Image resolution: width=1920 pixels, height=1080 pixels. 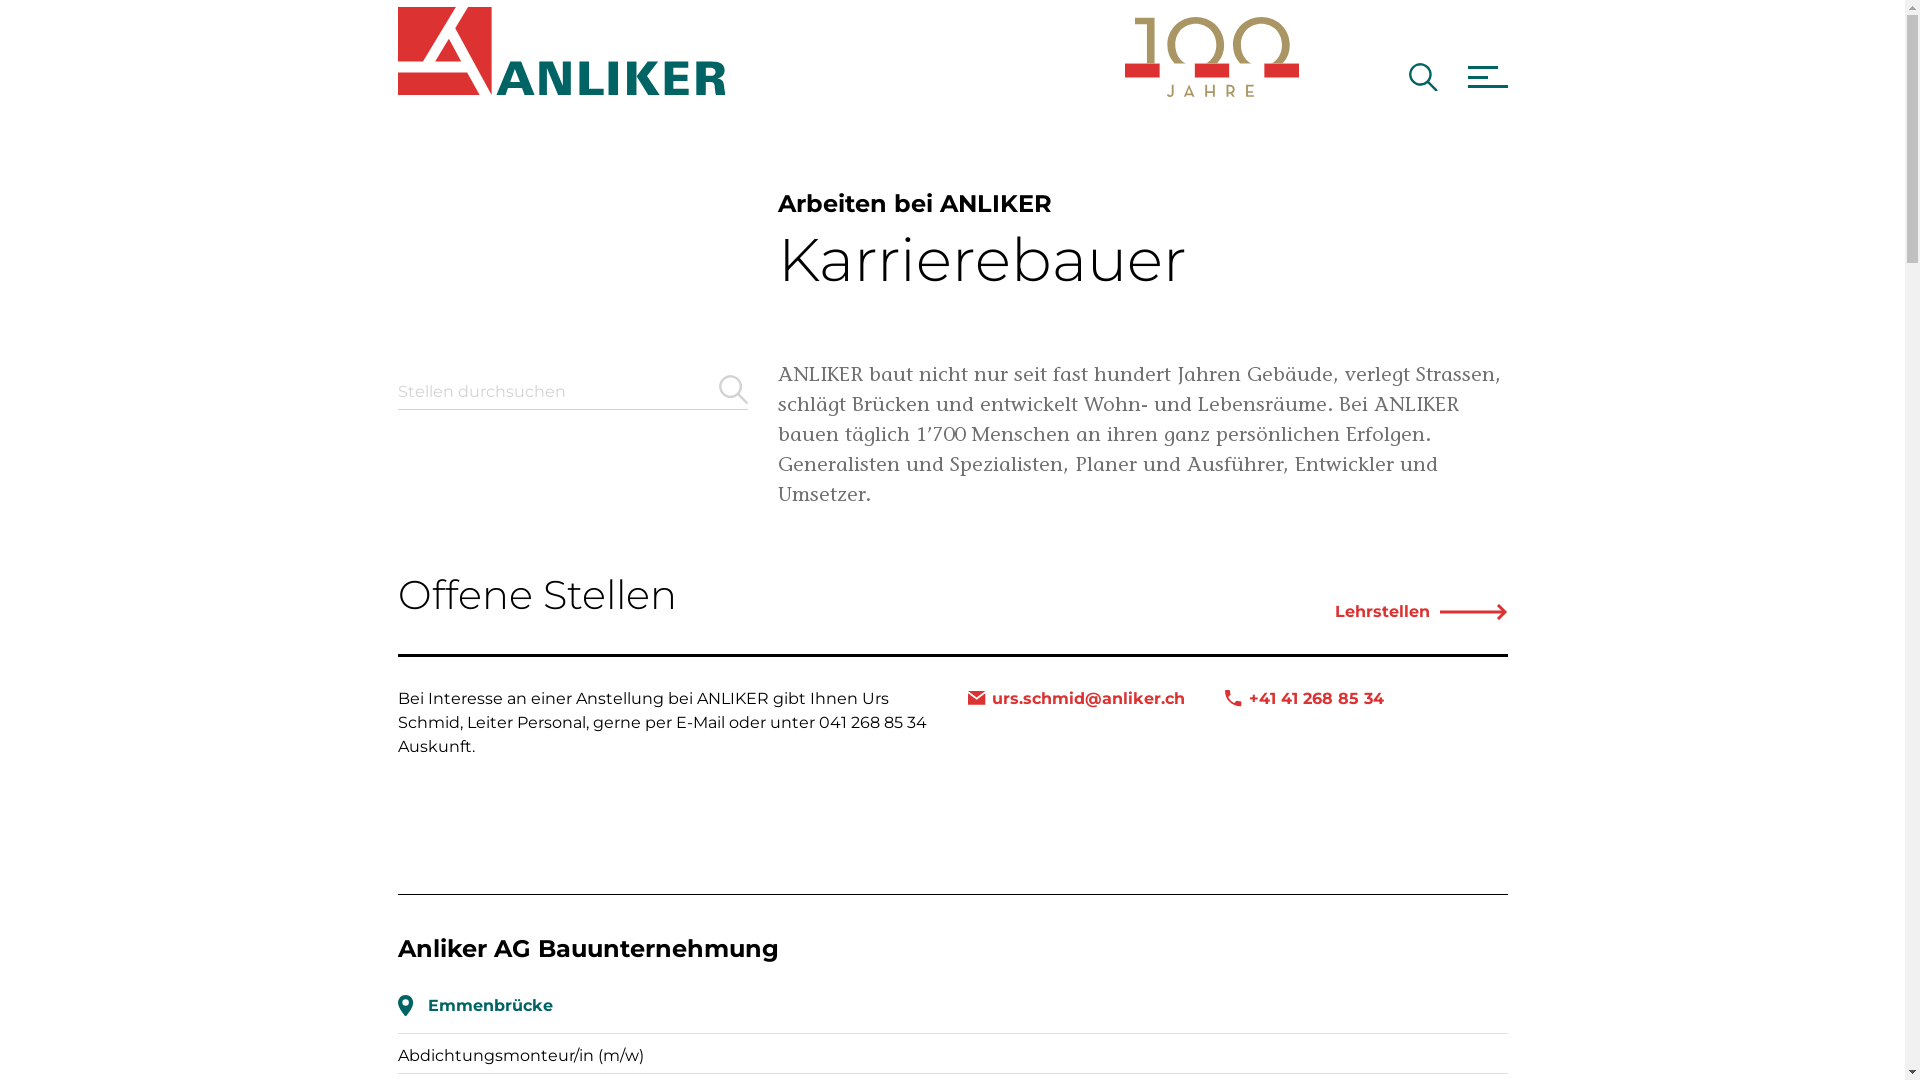 What do you see at coordinates (1419, 611) in the screenshot?
I see `'Lehrstellen'` at bounding box center [1419, 611].